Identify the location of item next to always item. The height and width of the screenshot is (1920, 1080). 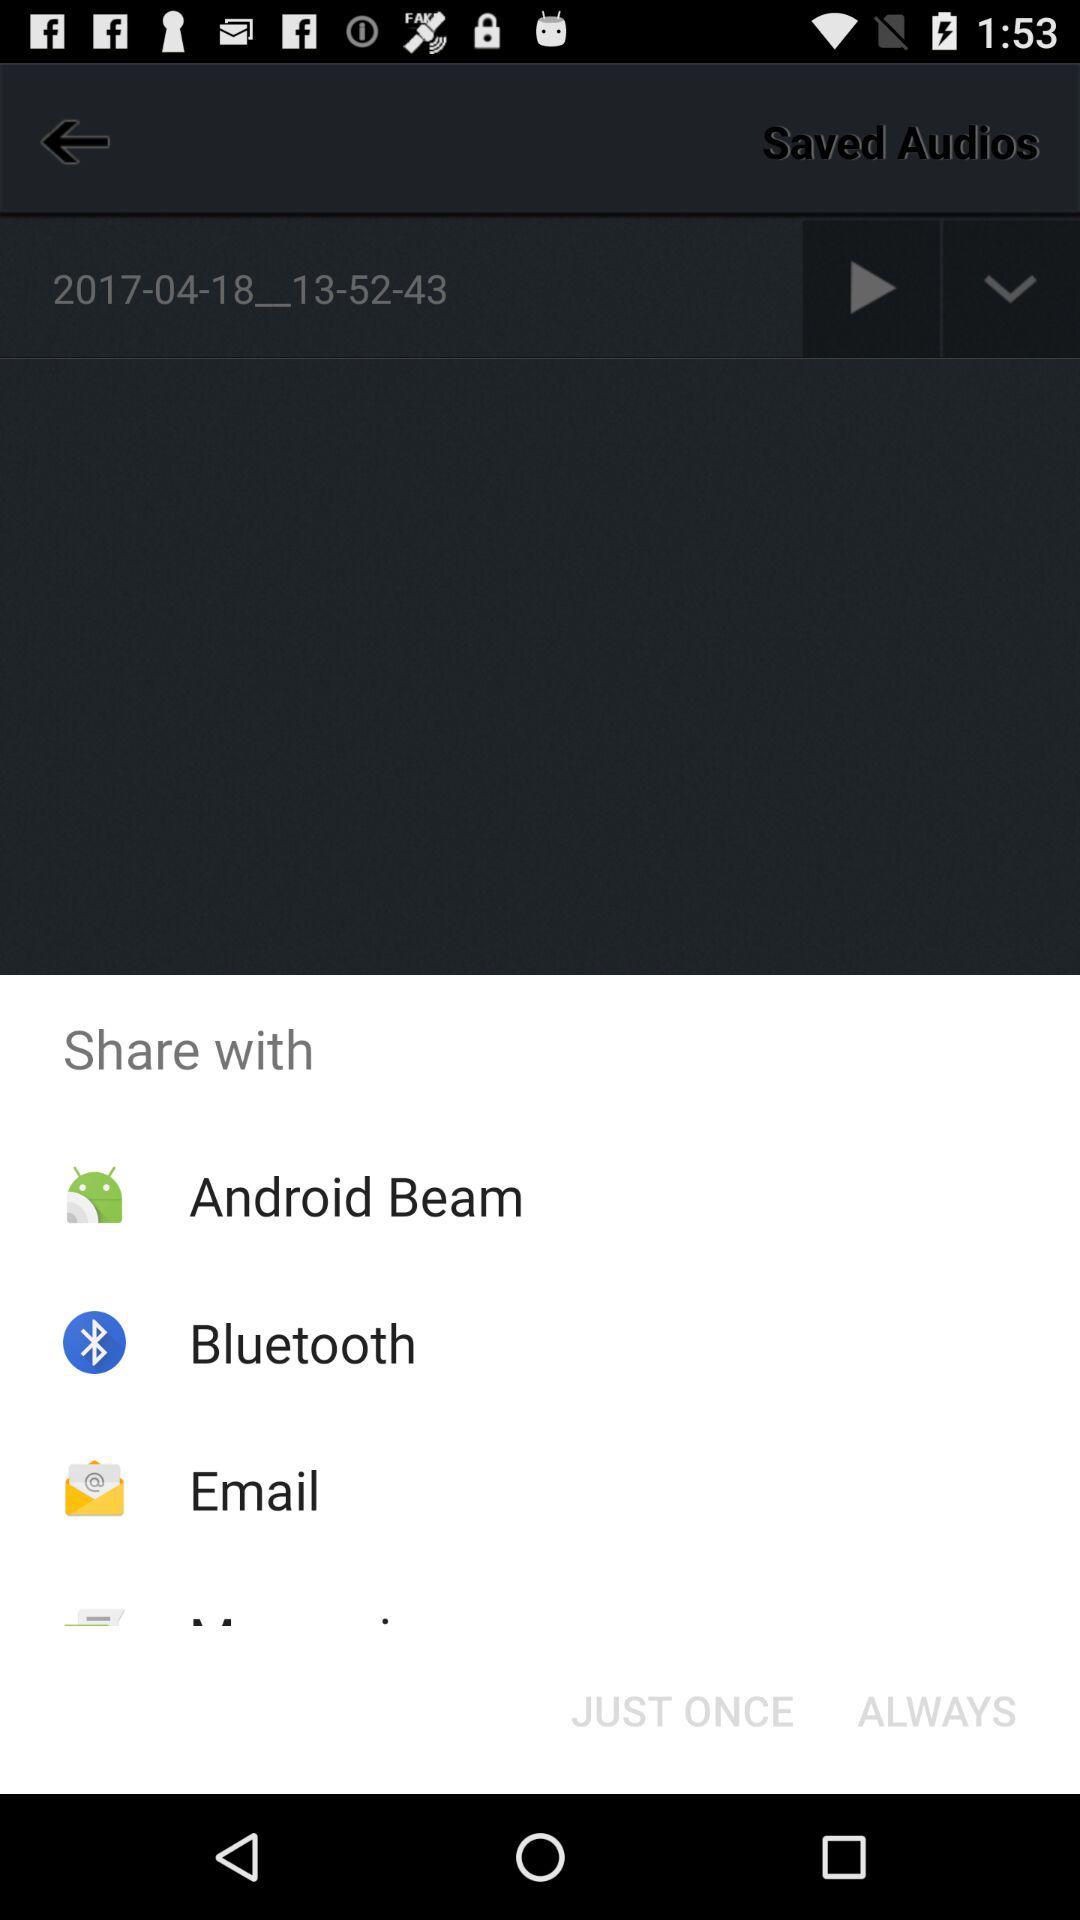
(681, 1708).